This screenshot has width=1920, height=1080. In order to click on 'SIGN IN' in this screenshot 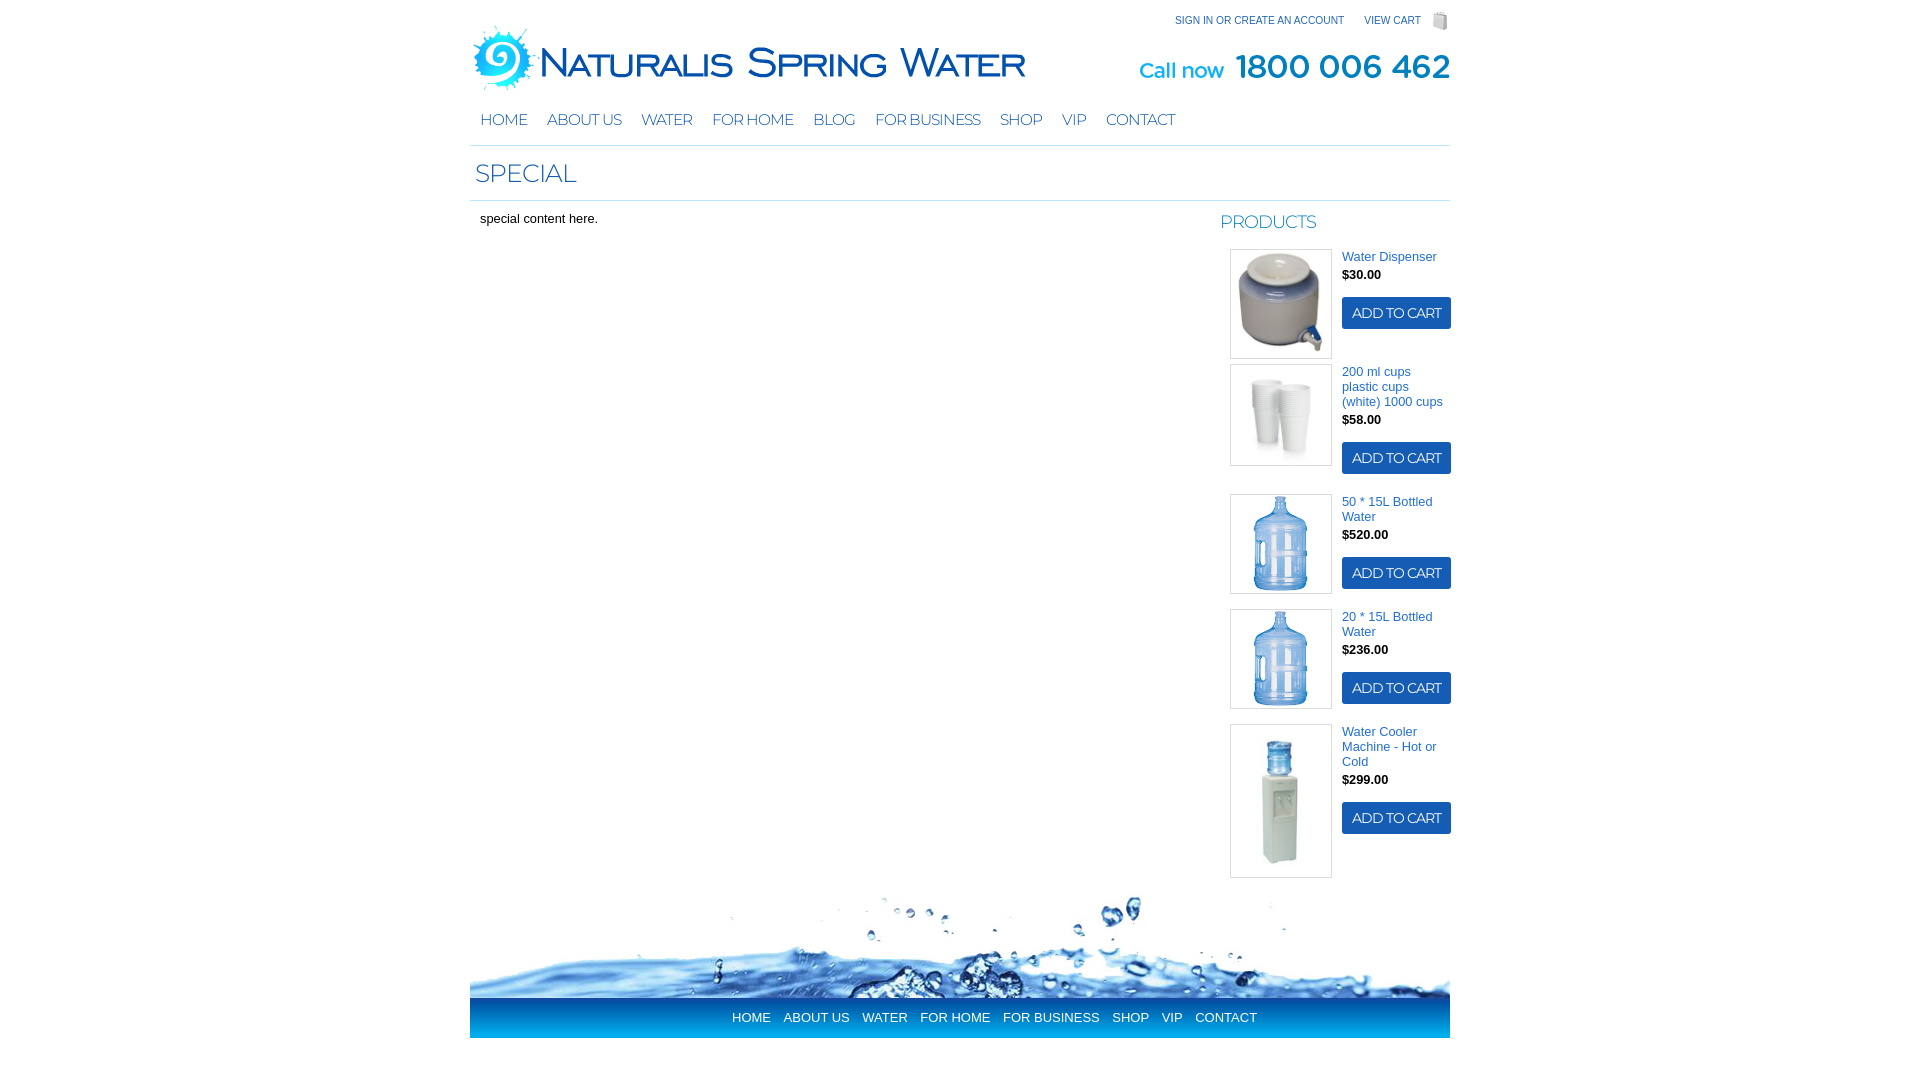, I will do `click(1194, 20)`.